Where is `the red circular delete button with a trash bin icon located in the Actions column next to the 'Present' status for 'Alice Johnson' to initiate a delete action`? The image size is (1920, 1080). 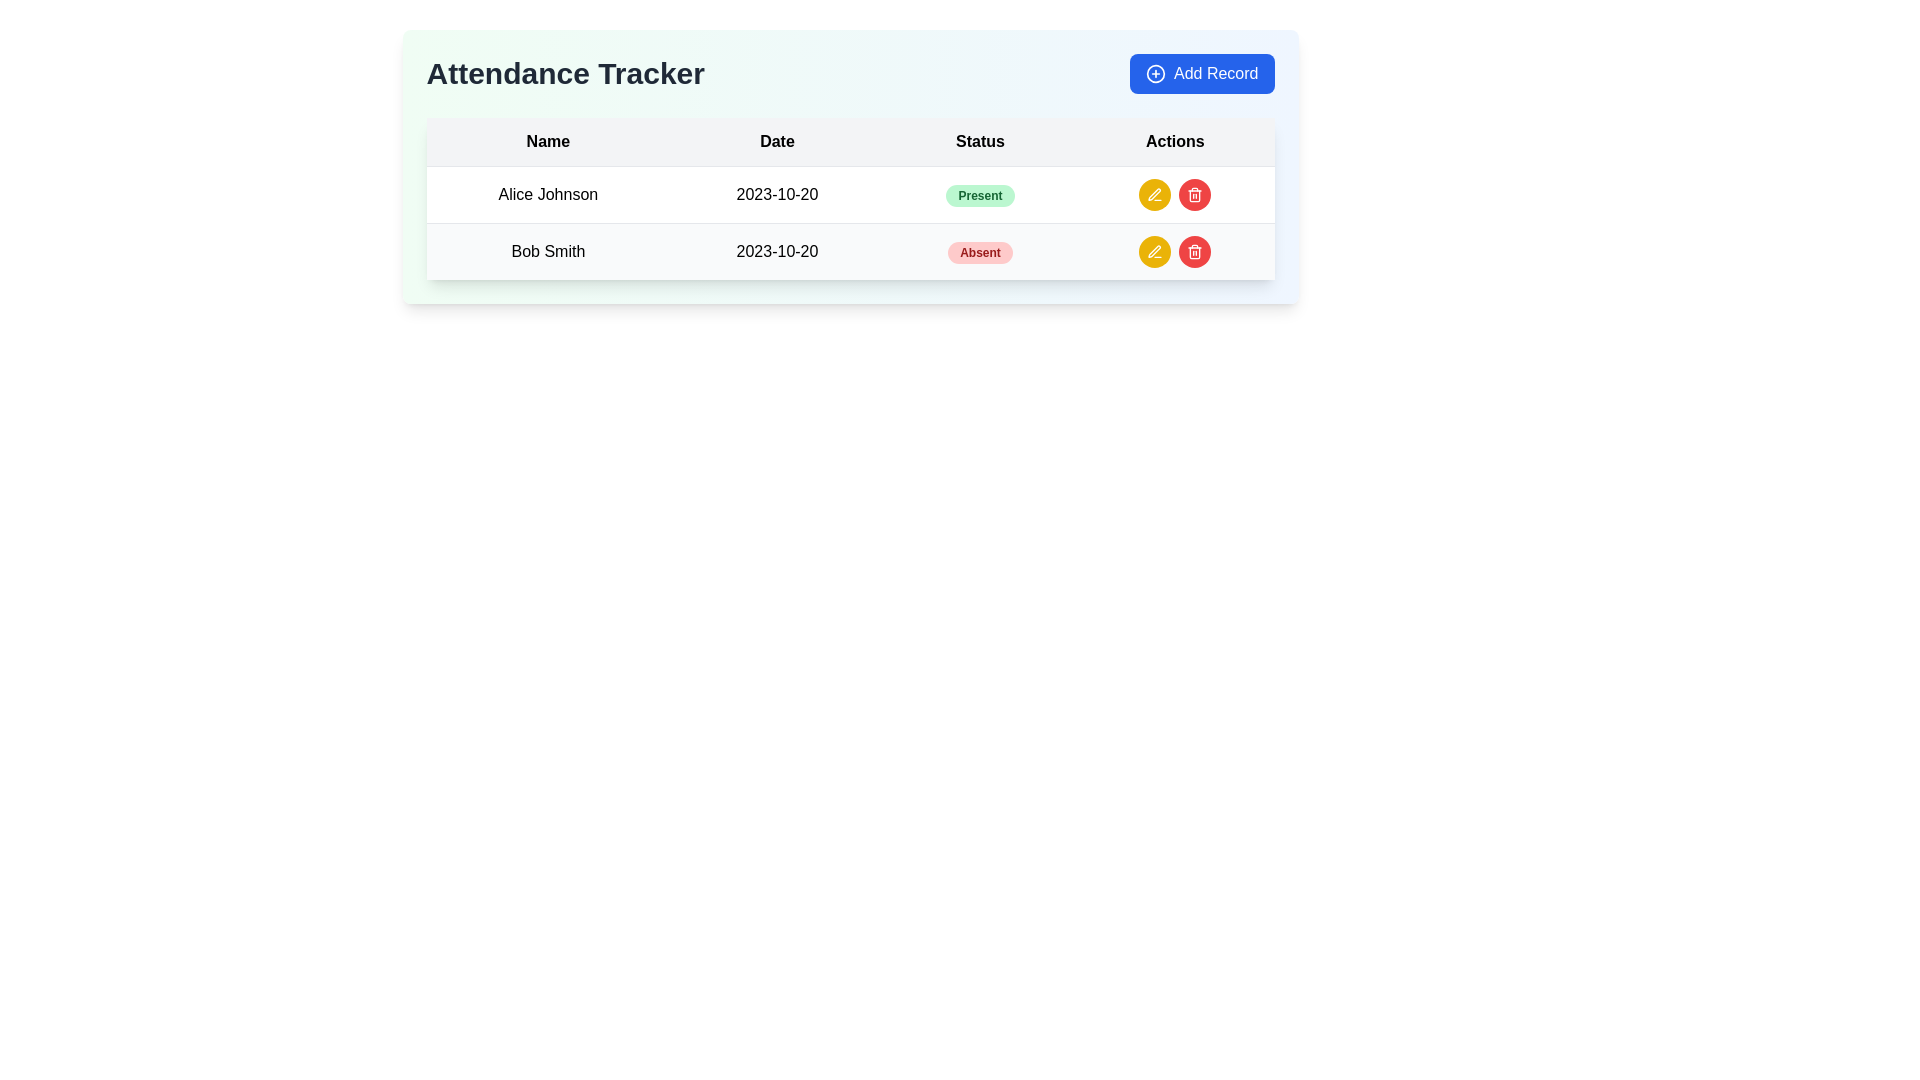
the red circular delete button with a trash bin icon located in the Actions column next to the 'Present' status for 'Alice Johnson' to initiate a delete action is located at coordinates (1175, 195).